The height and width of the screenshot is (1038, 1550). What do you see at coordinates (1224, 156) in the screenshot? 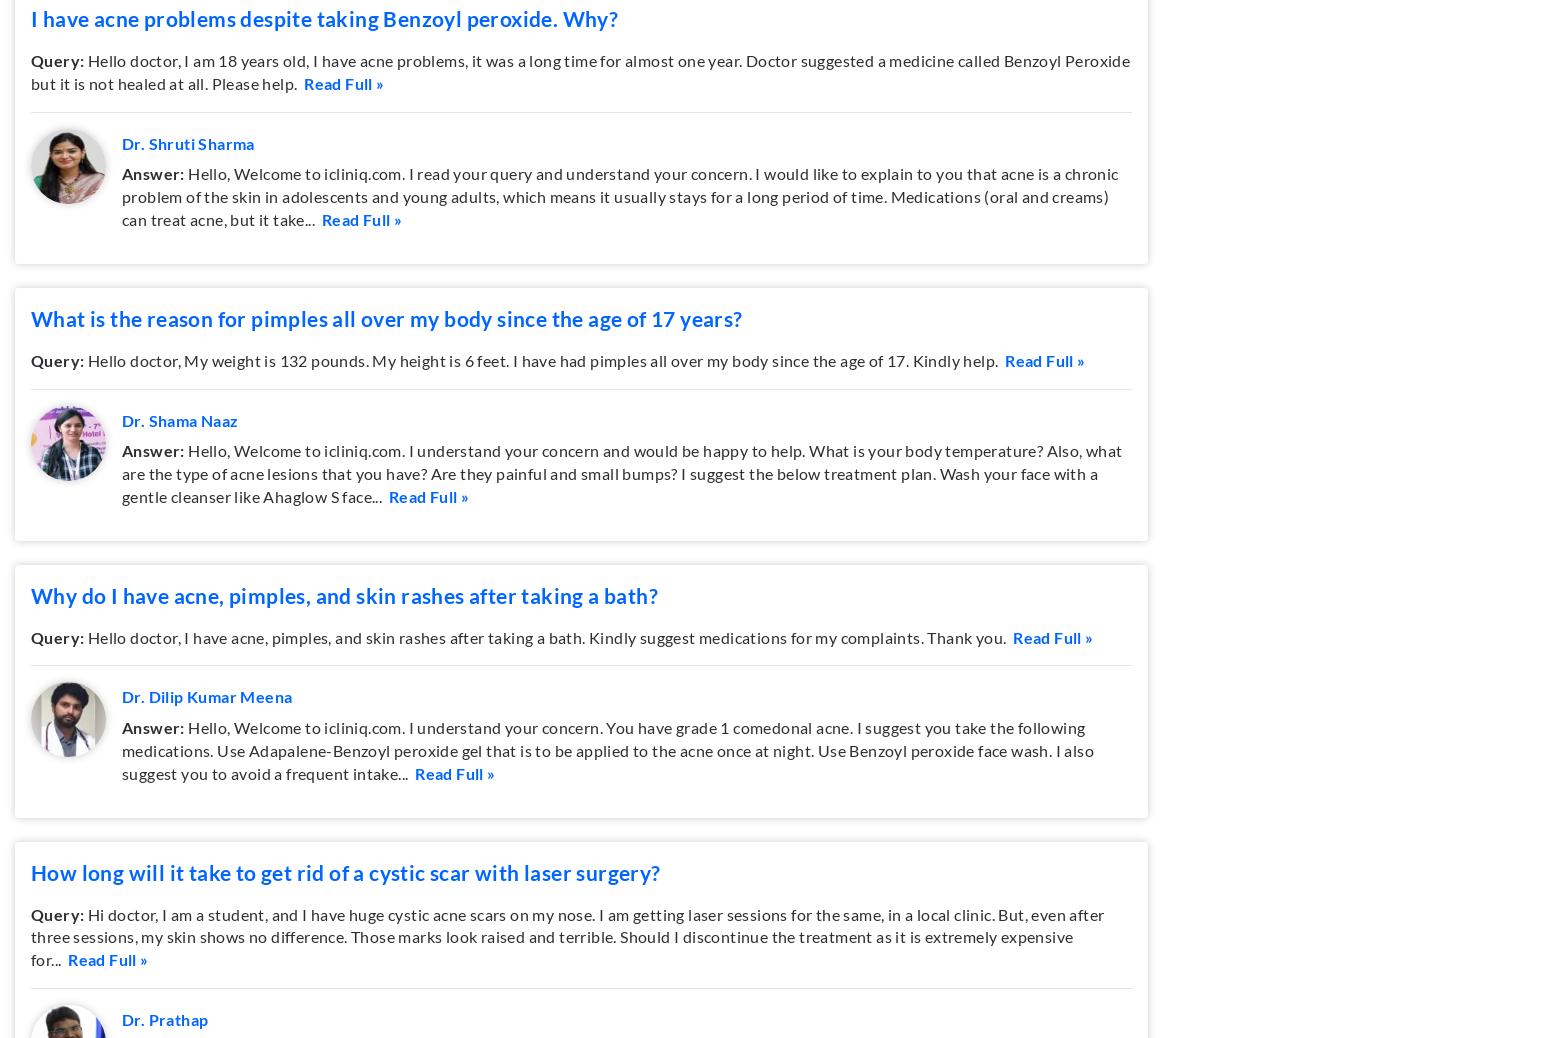
I see `'More...'` at bounding box center [1224, 156].